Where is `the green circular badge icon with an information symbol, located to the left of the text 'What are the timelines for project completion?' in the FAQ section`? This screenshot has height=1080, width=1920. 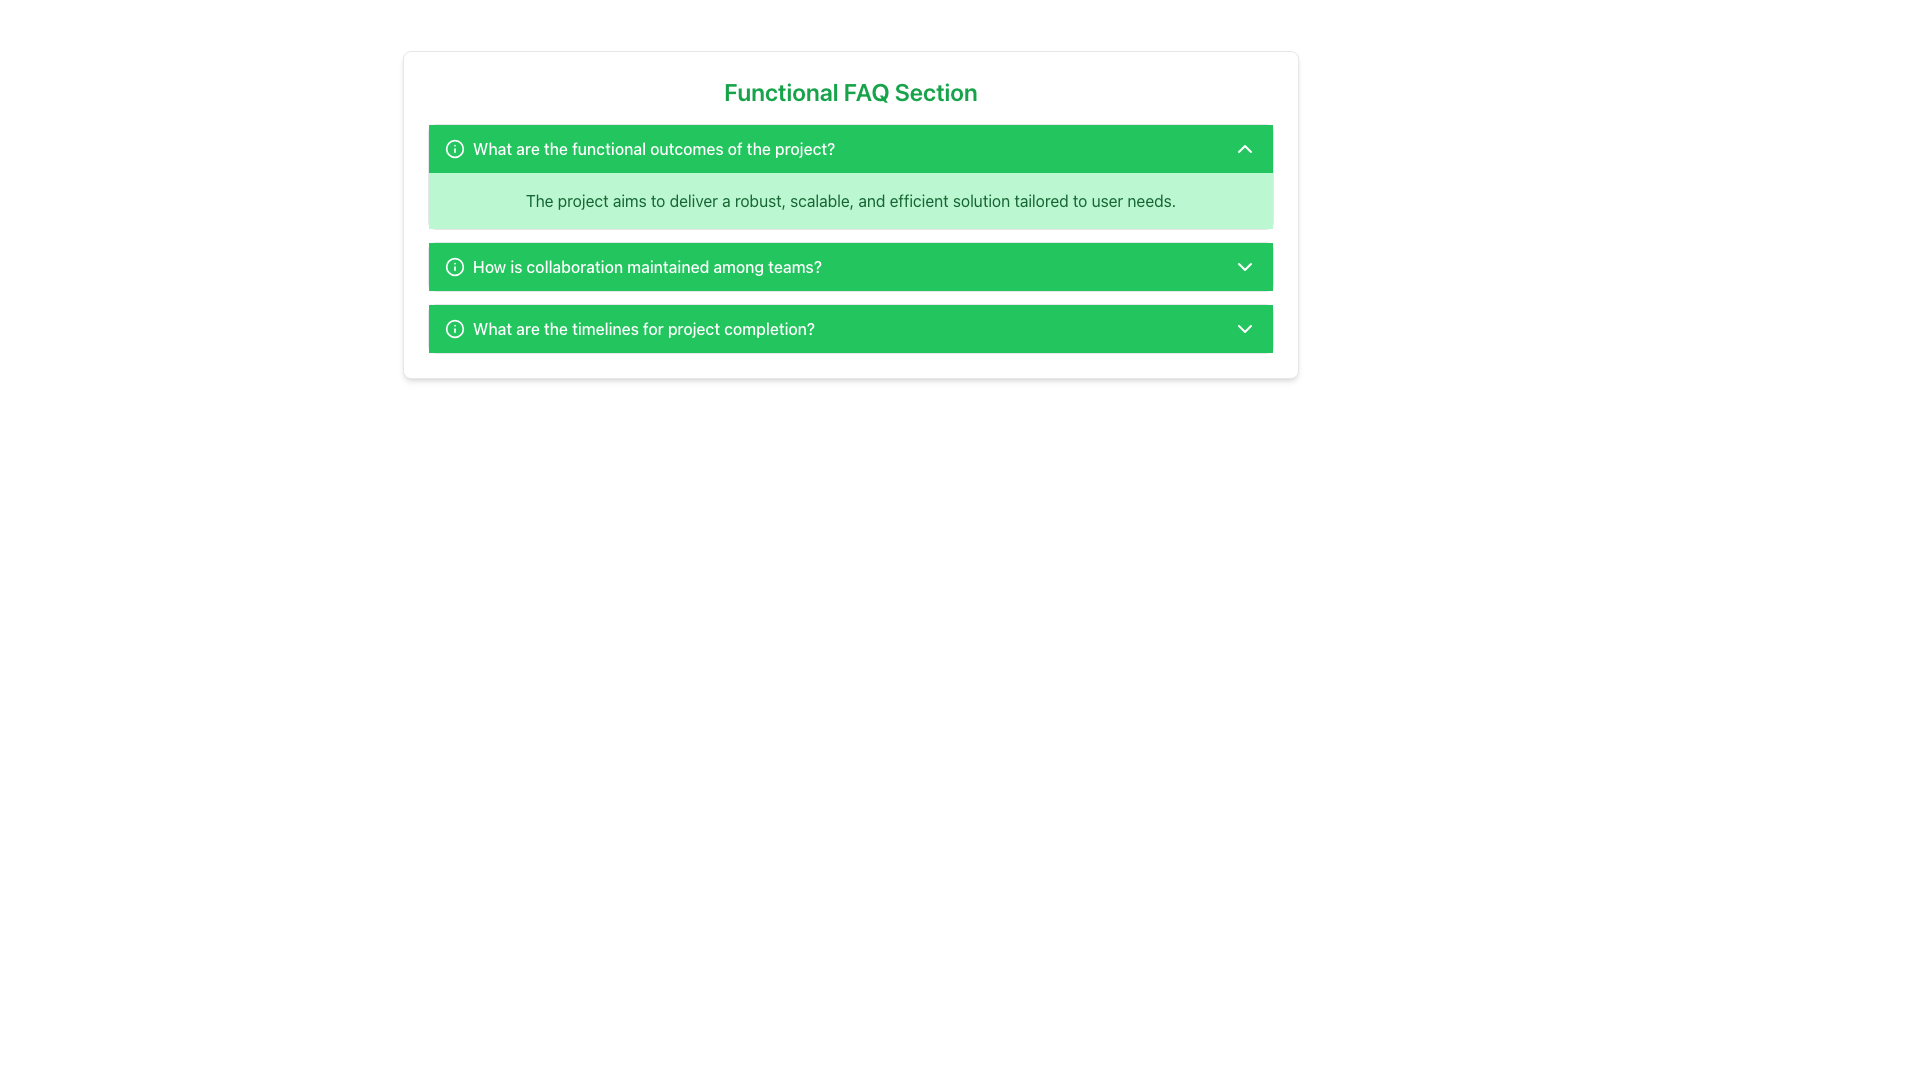 the green circular badge icon with an information symbol, located to the left of the text 'What are the timelines for project completion?' in the FAQ section is located at coordinates (454, 327).